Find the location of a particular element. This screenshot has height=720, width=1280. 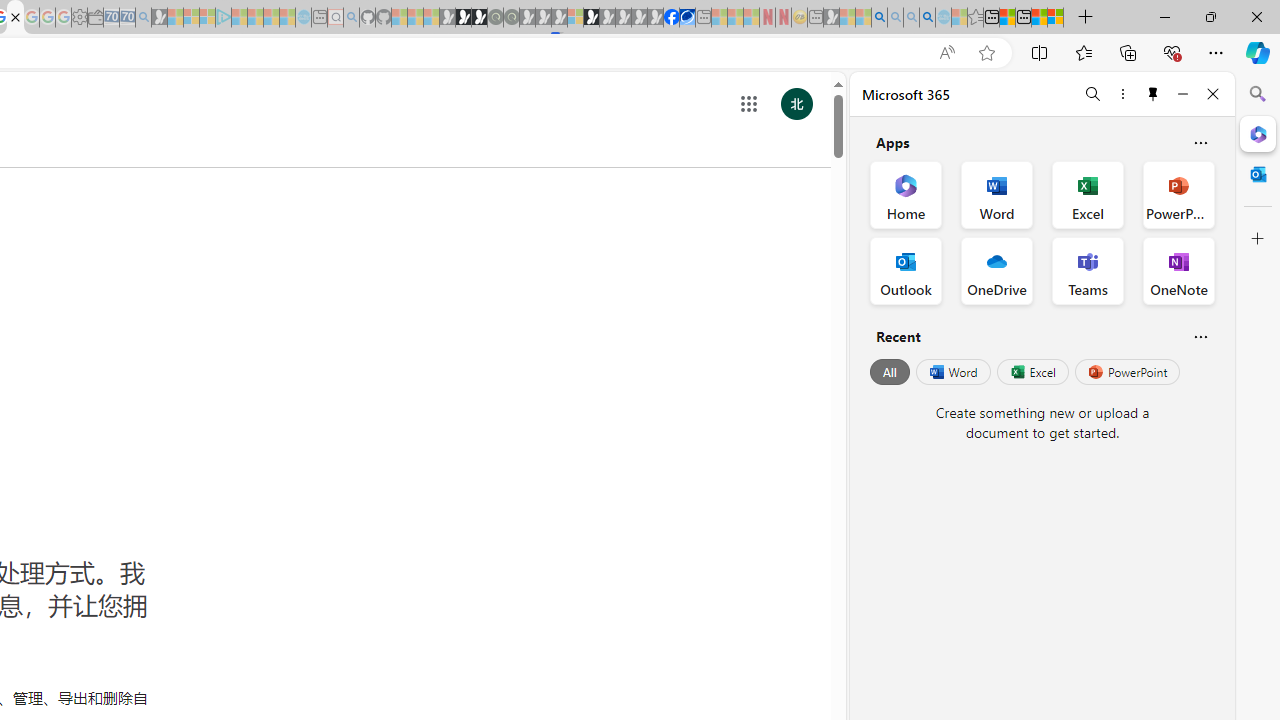

'Google Chrome Internet Browser Download - Search Images' is located at coordinates (927, 17).